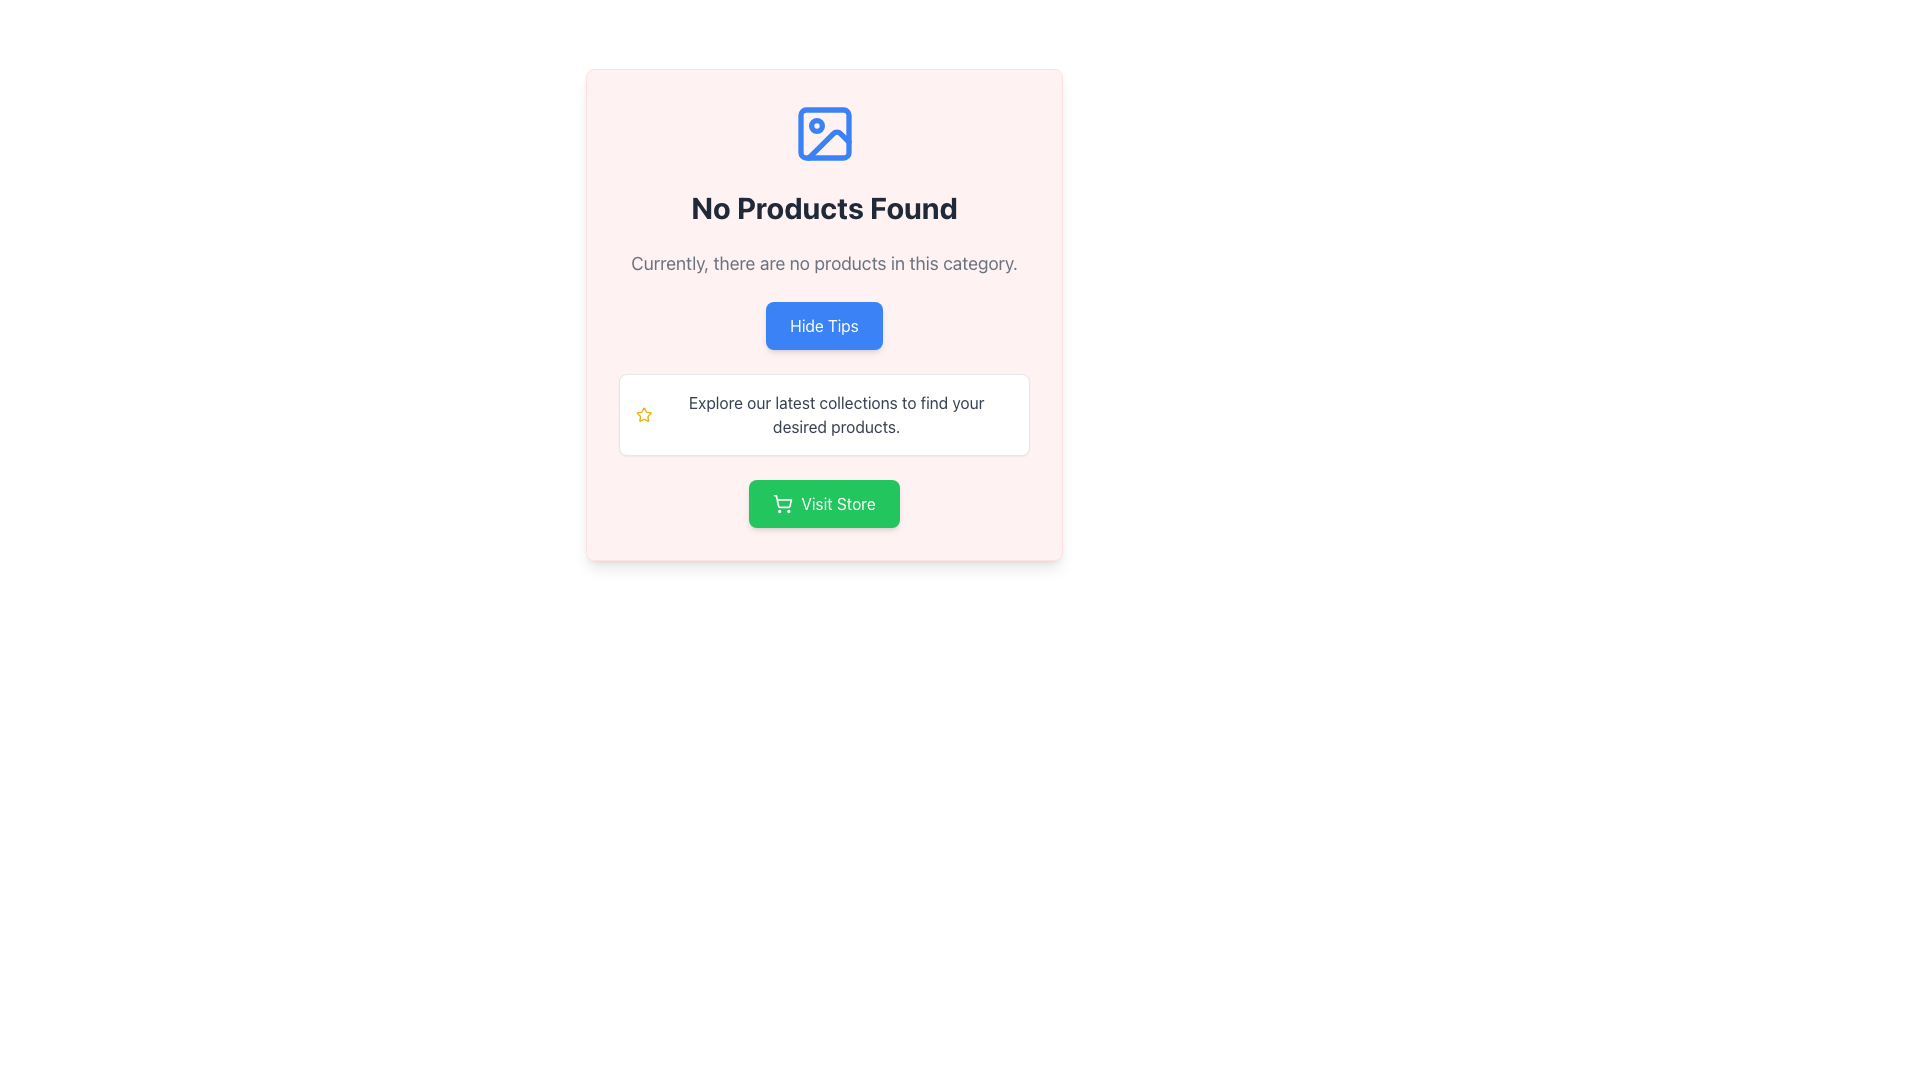  Describe the element at coordinates (816, 126) in the screenshot. I see `the decorative circular dot located in the top-center of the interface, which is part of an illustrative icon with a light blue border depicting a mountain and sun` at that location.